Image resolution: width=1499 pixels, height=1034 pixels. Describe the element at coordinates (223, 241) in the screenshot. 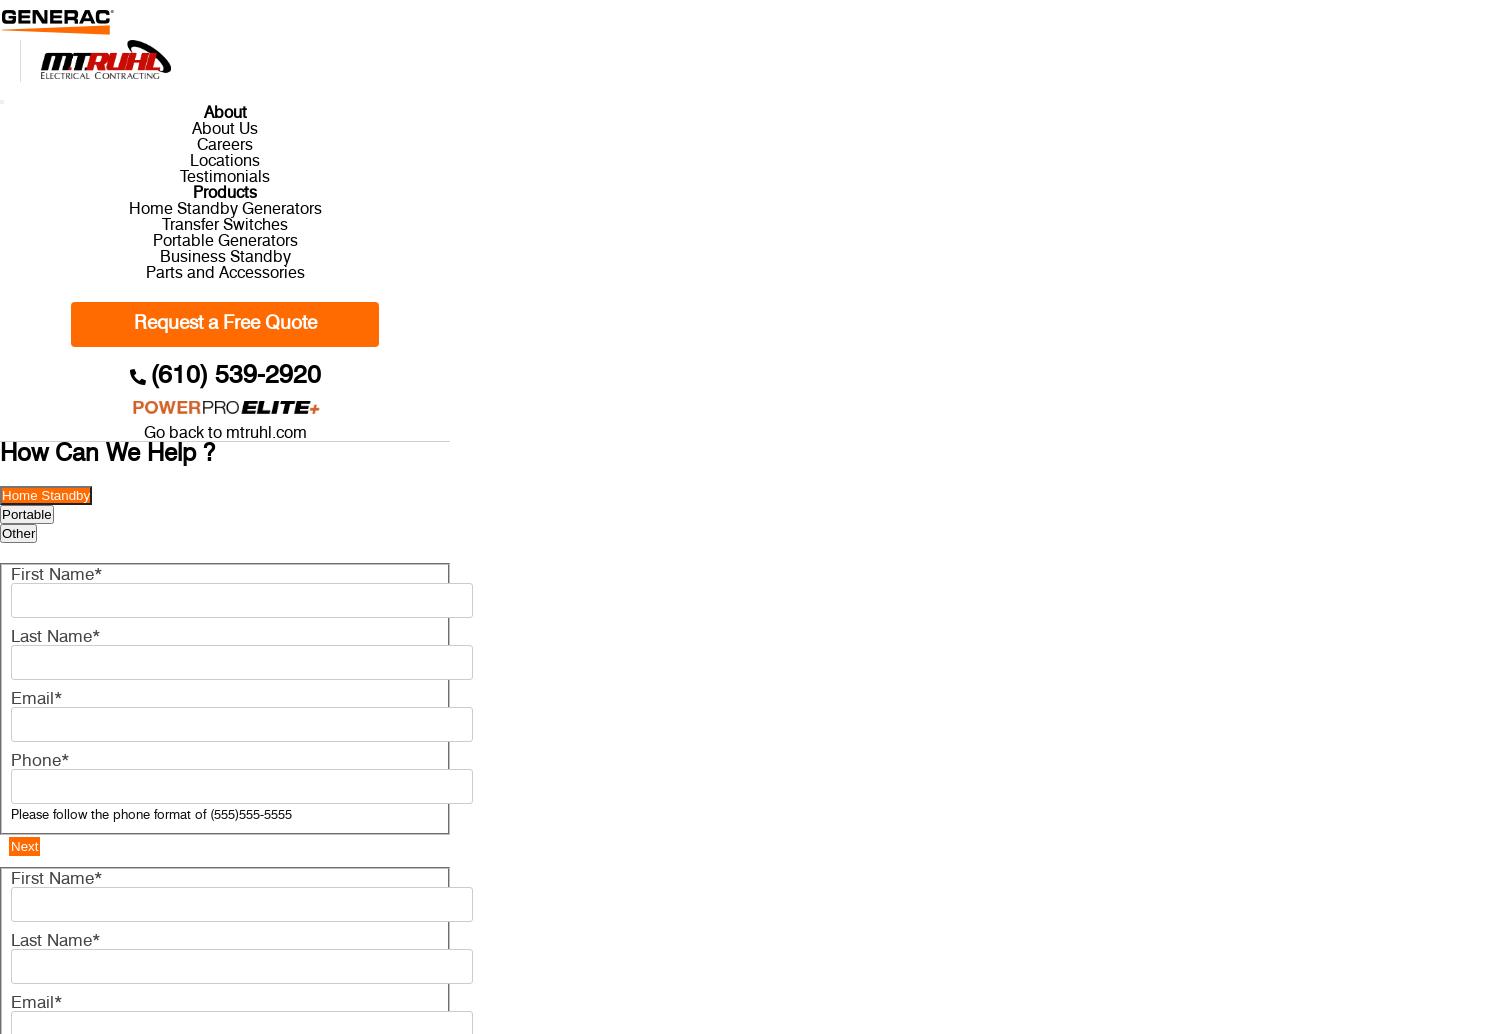

I see `'Portable Generators'` at that location.